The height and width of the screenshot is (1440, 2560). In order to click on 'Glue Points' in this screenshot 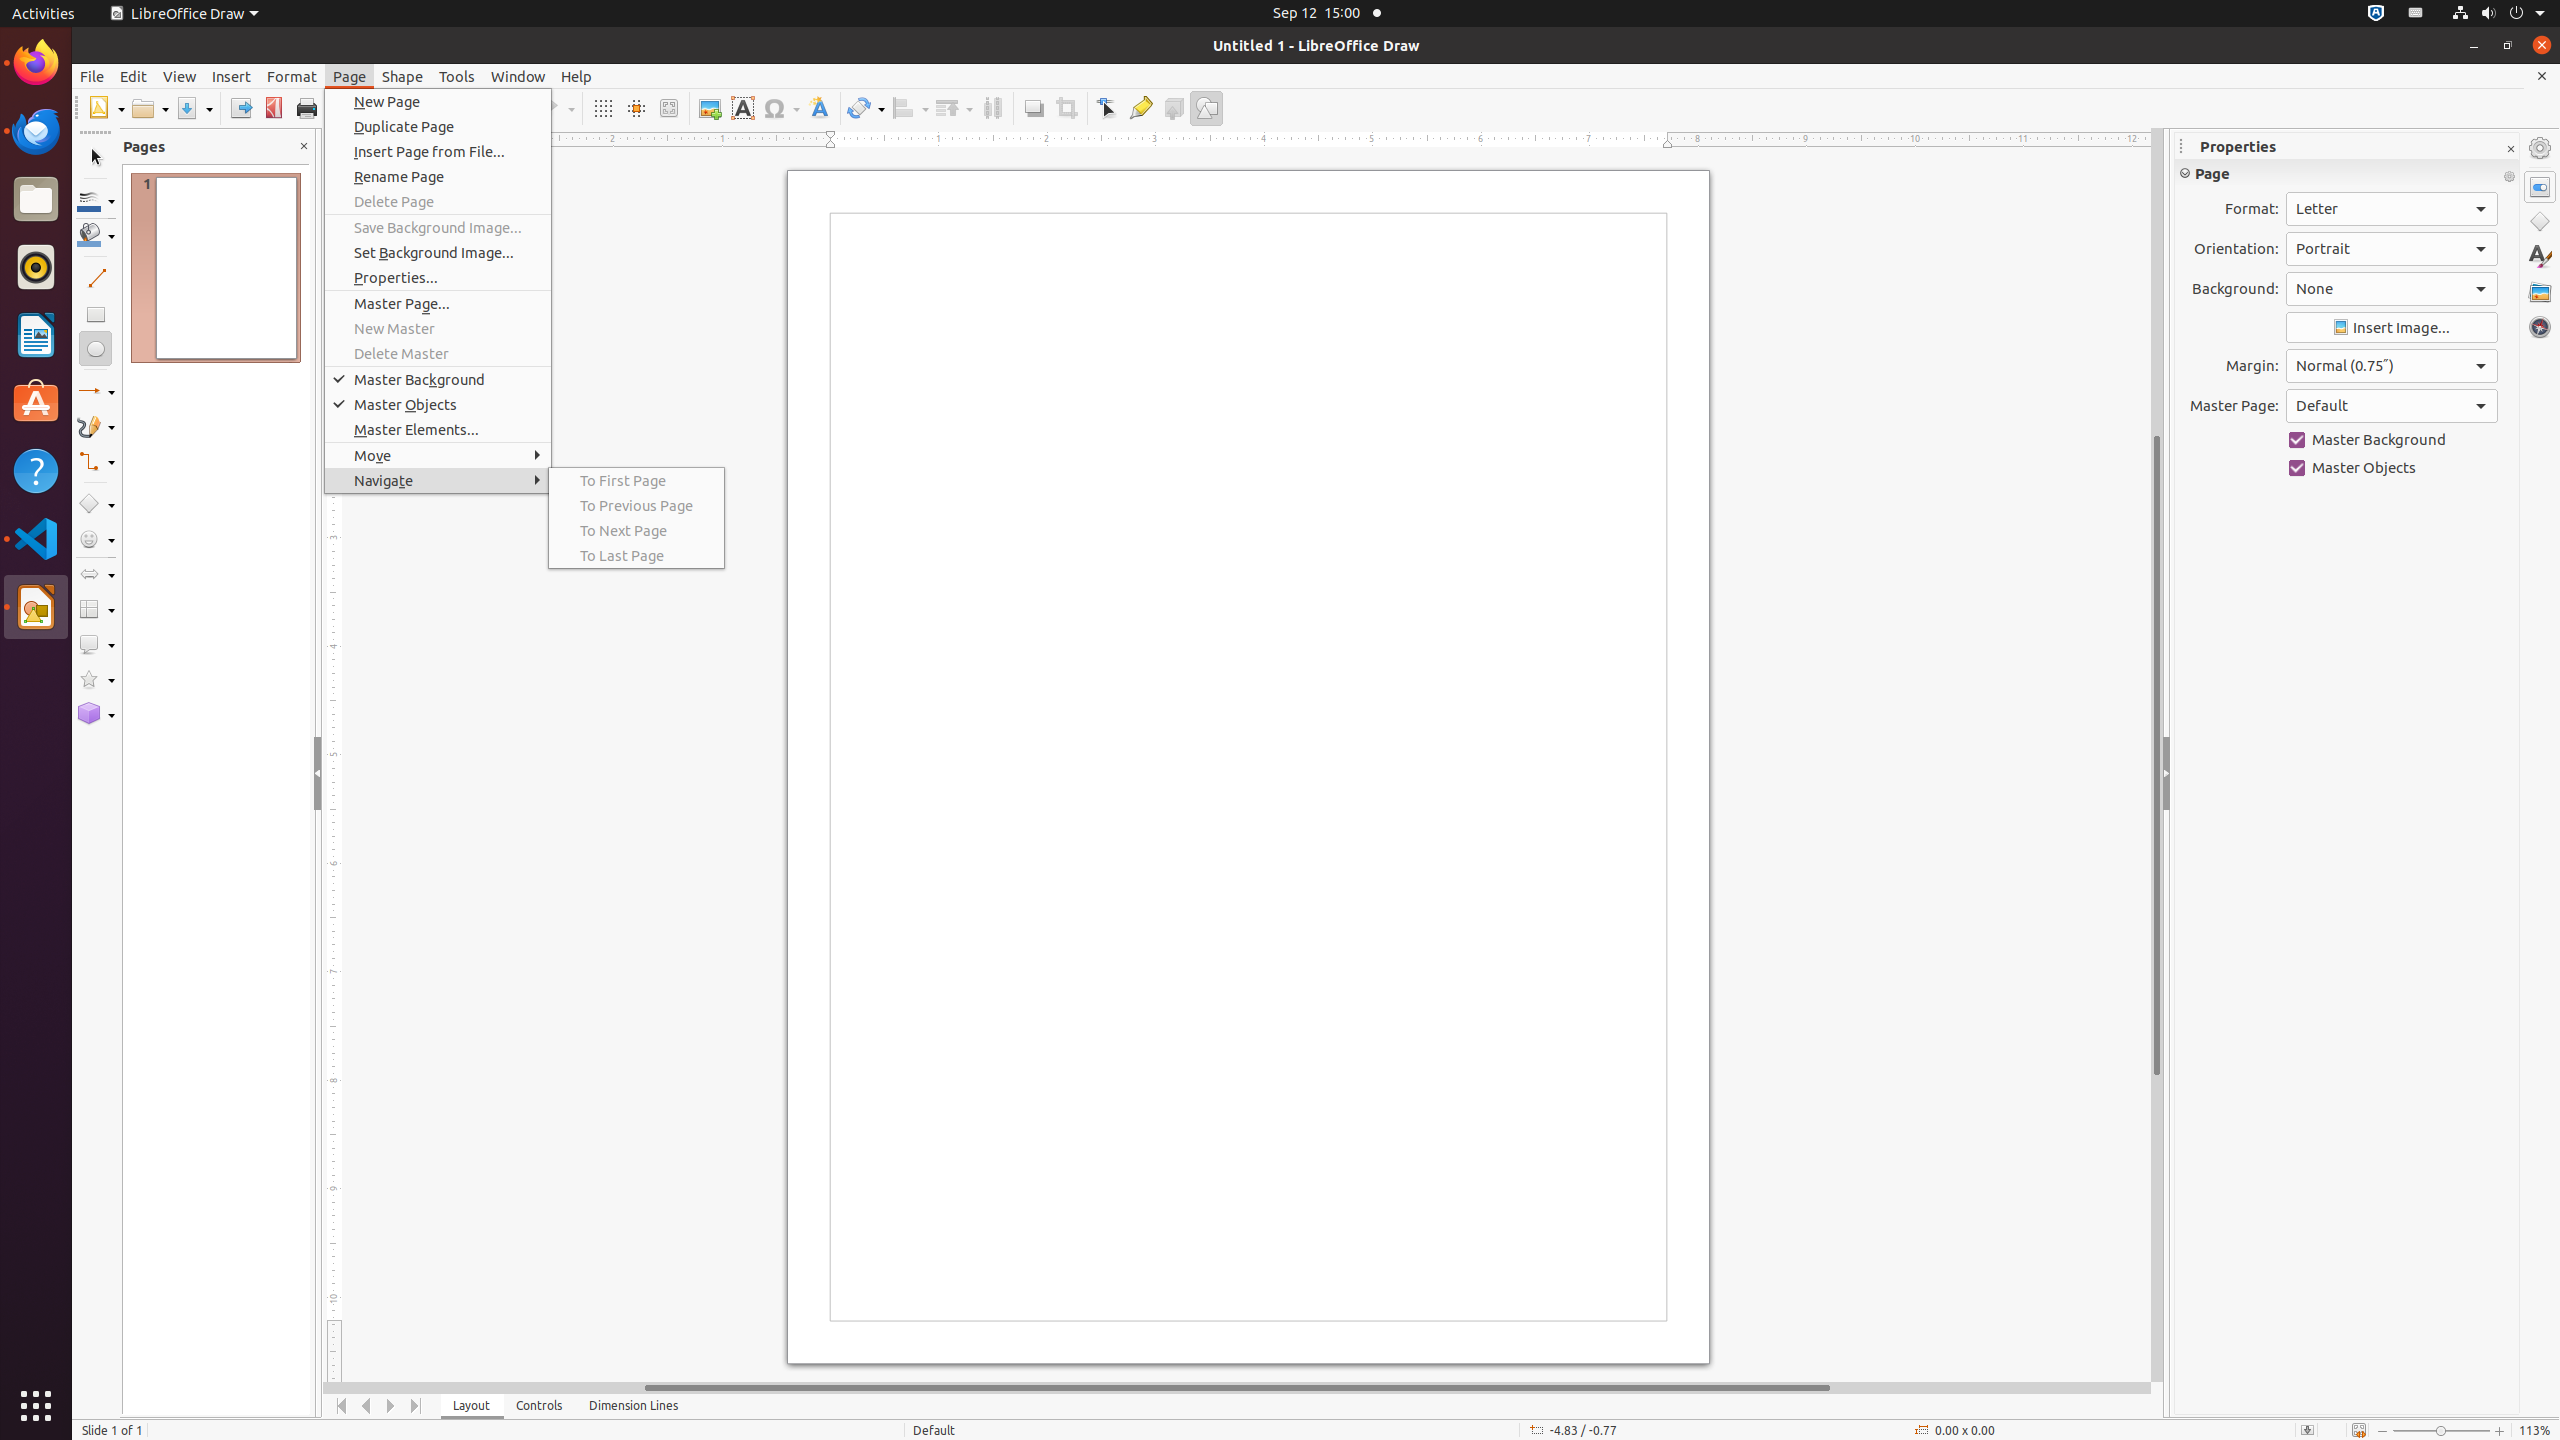, I will do `click(1140, 107)`.